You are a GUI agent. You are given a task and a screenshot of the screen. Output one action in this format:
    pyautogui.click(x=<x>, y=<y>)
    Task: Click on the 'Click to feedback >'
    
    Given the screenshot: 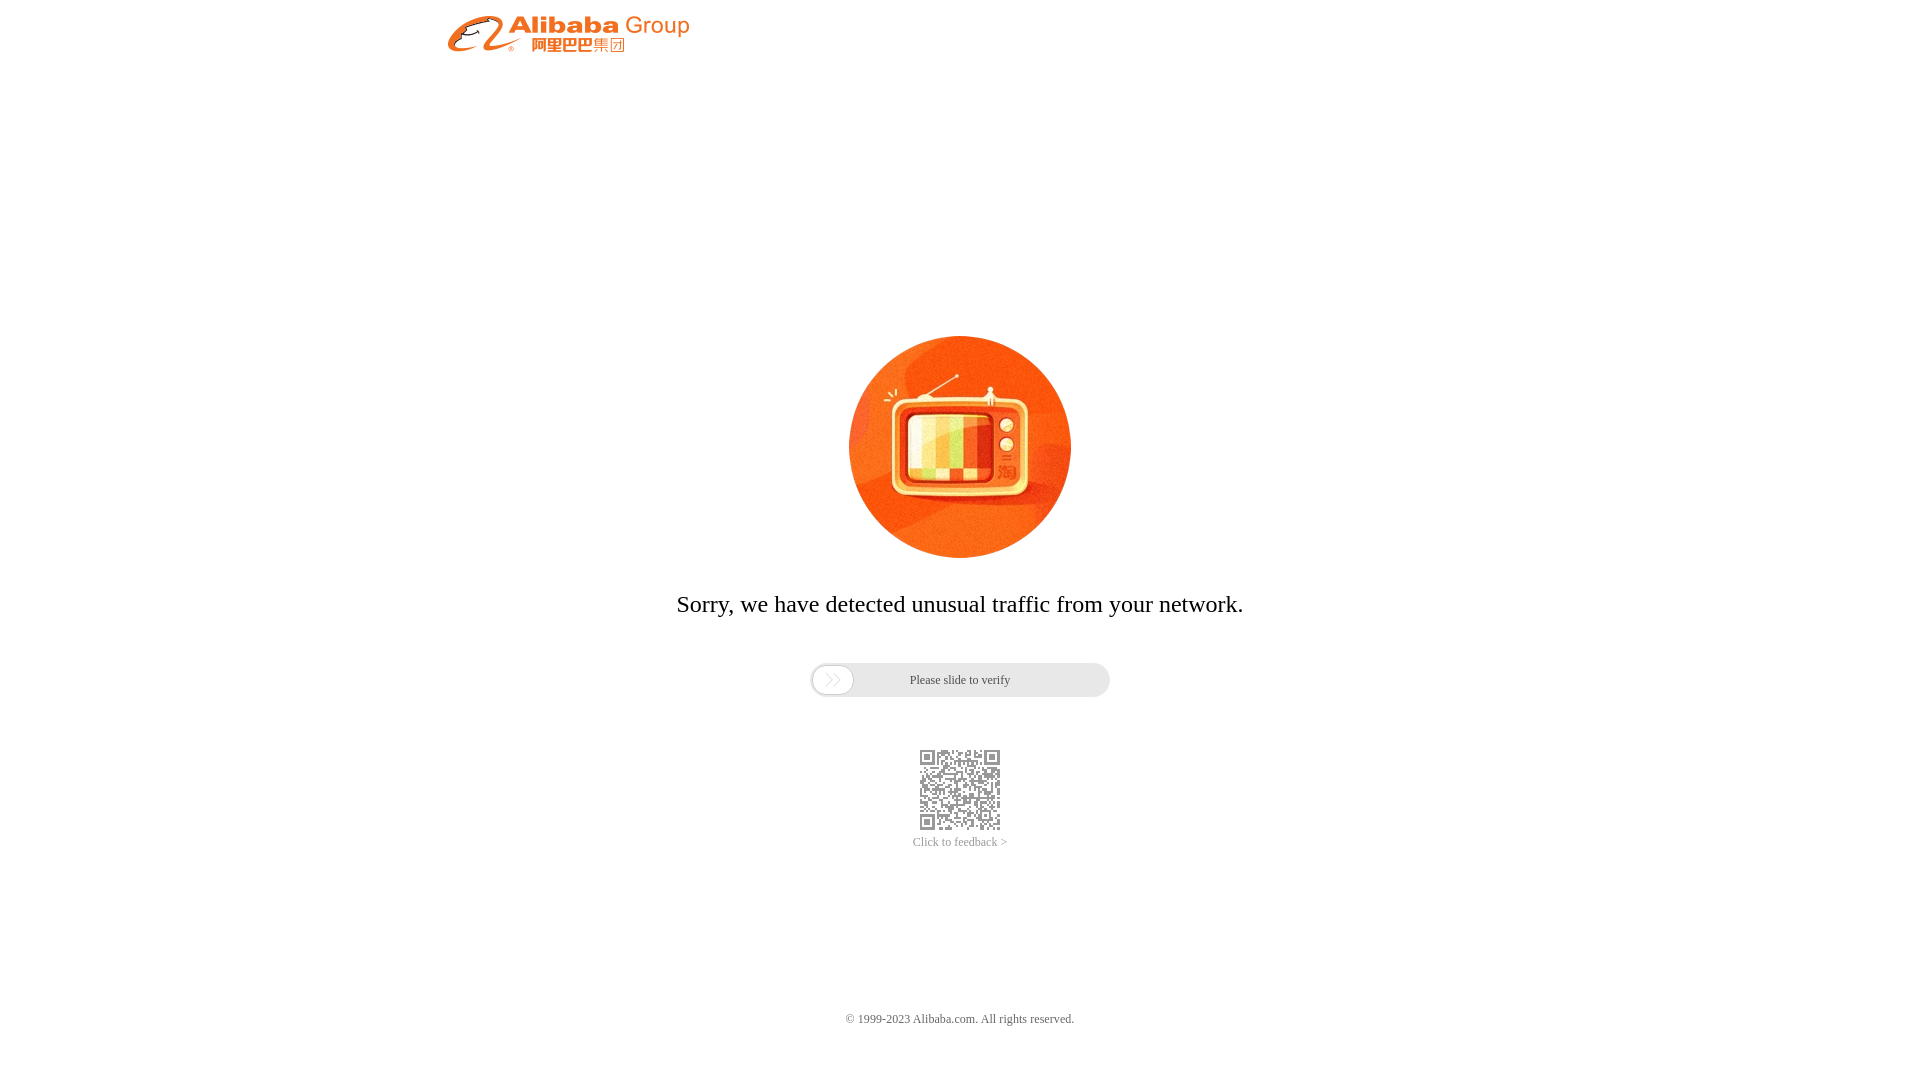 What is the action you would take?
    pyautogui.click(x=960, y=842)
    